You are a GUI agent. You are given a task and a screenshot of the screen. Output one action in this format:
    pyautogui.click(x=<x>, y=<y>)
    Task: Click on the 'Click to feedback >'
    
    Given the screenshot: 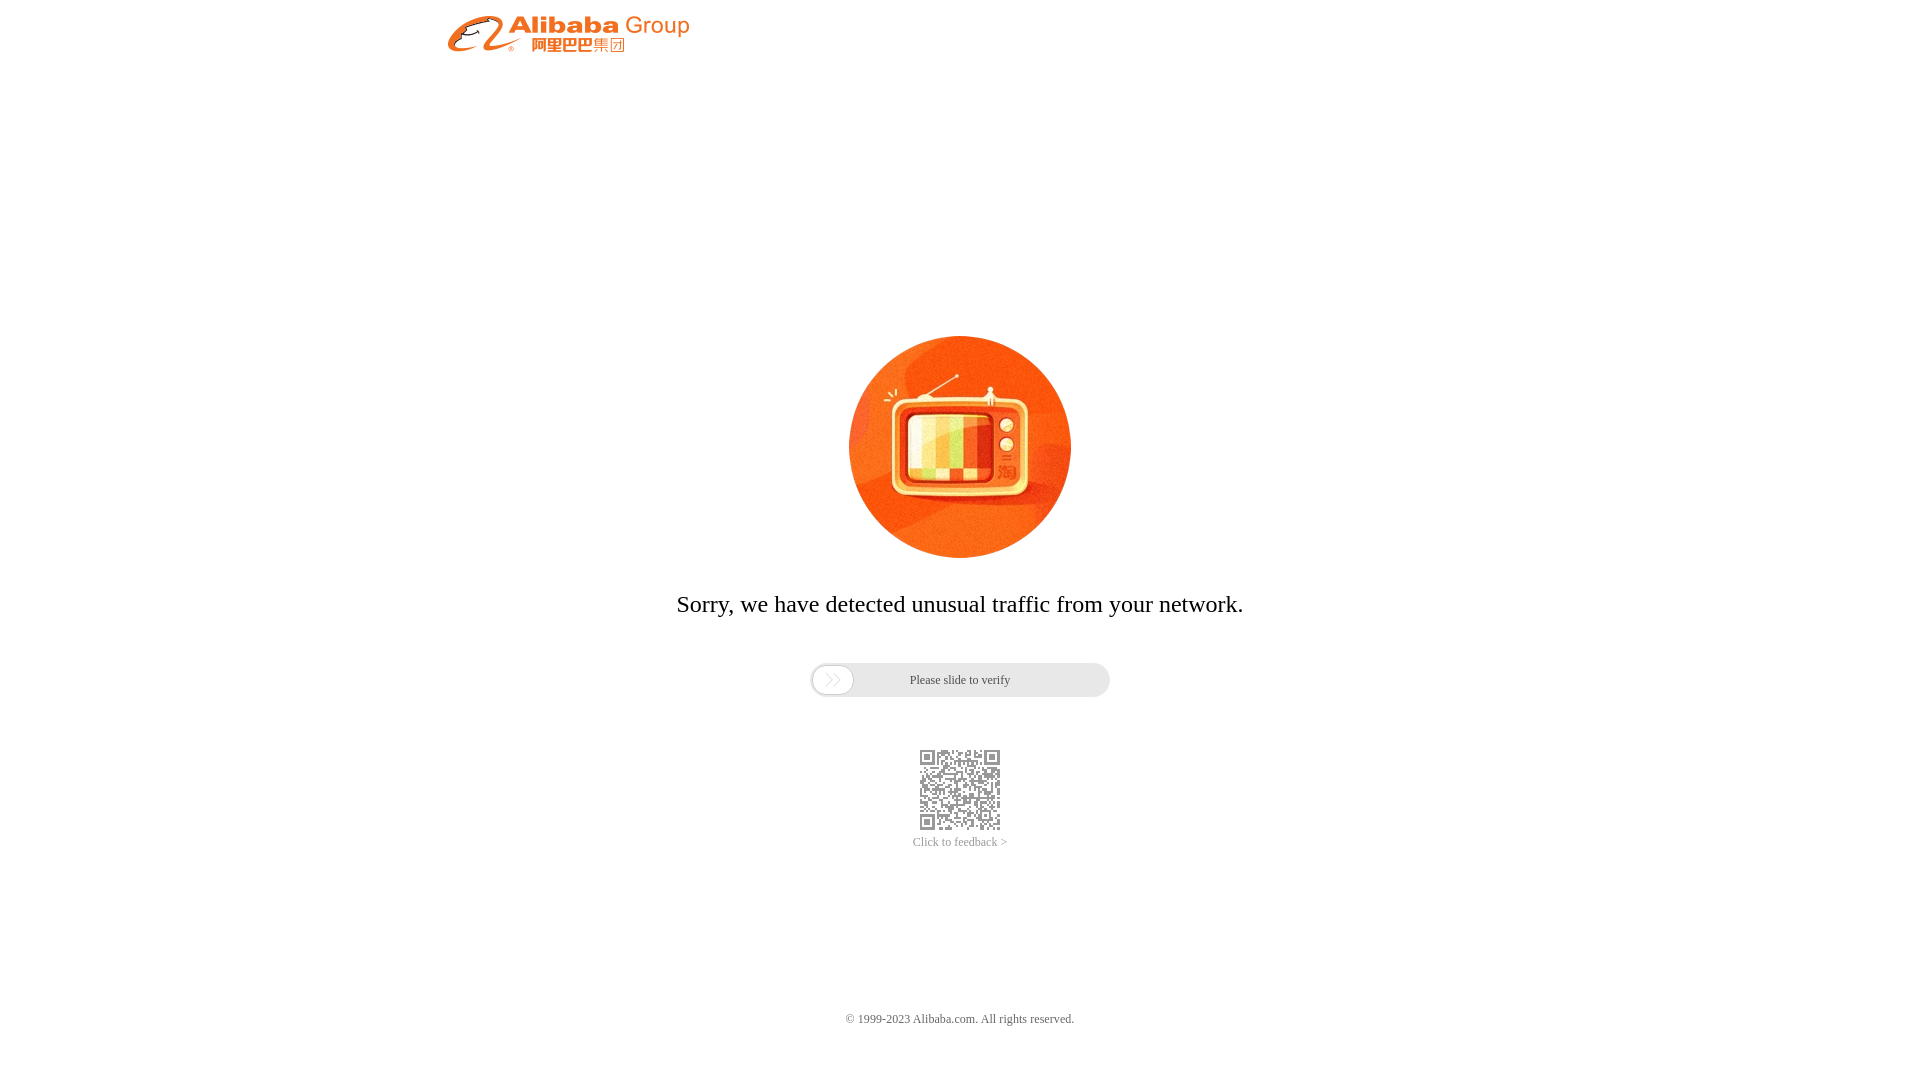 What is the action you would take?
    pyautogui.click(x=960, y=842)
    